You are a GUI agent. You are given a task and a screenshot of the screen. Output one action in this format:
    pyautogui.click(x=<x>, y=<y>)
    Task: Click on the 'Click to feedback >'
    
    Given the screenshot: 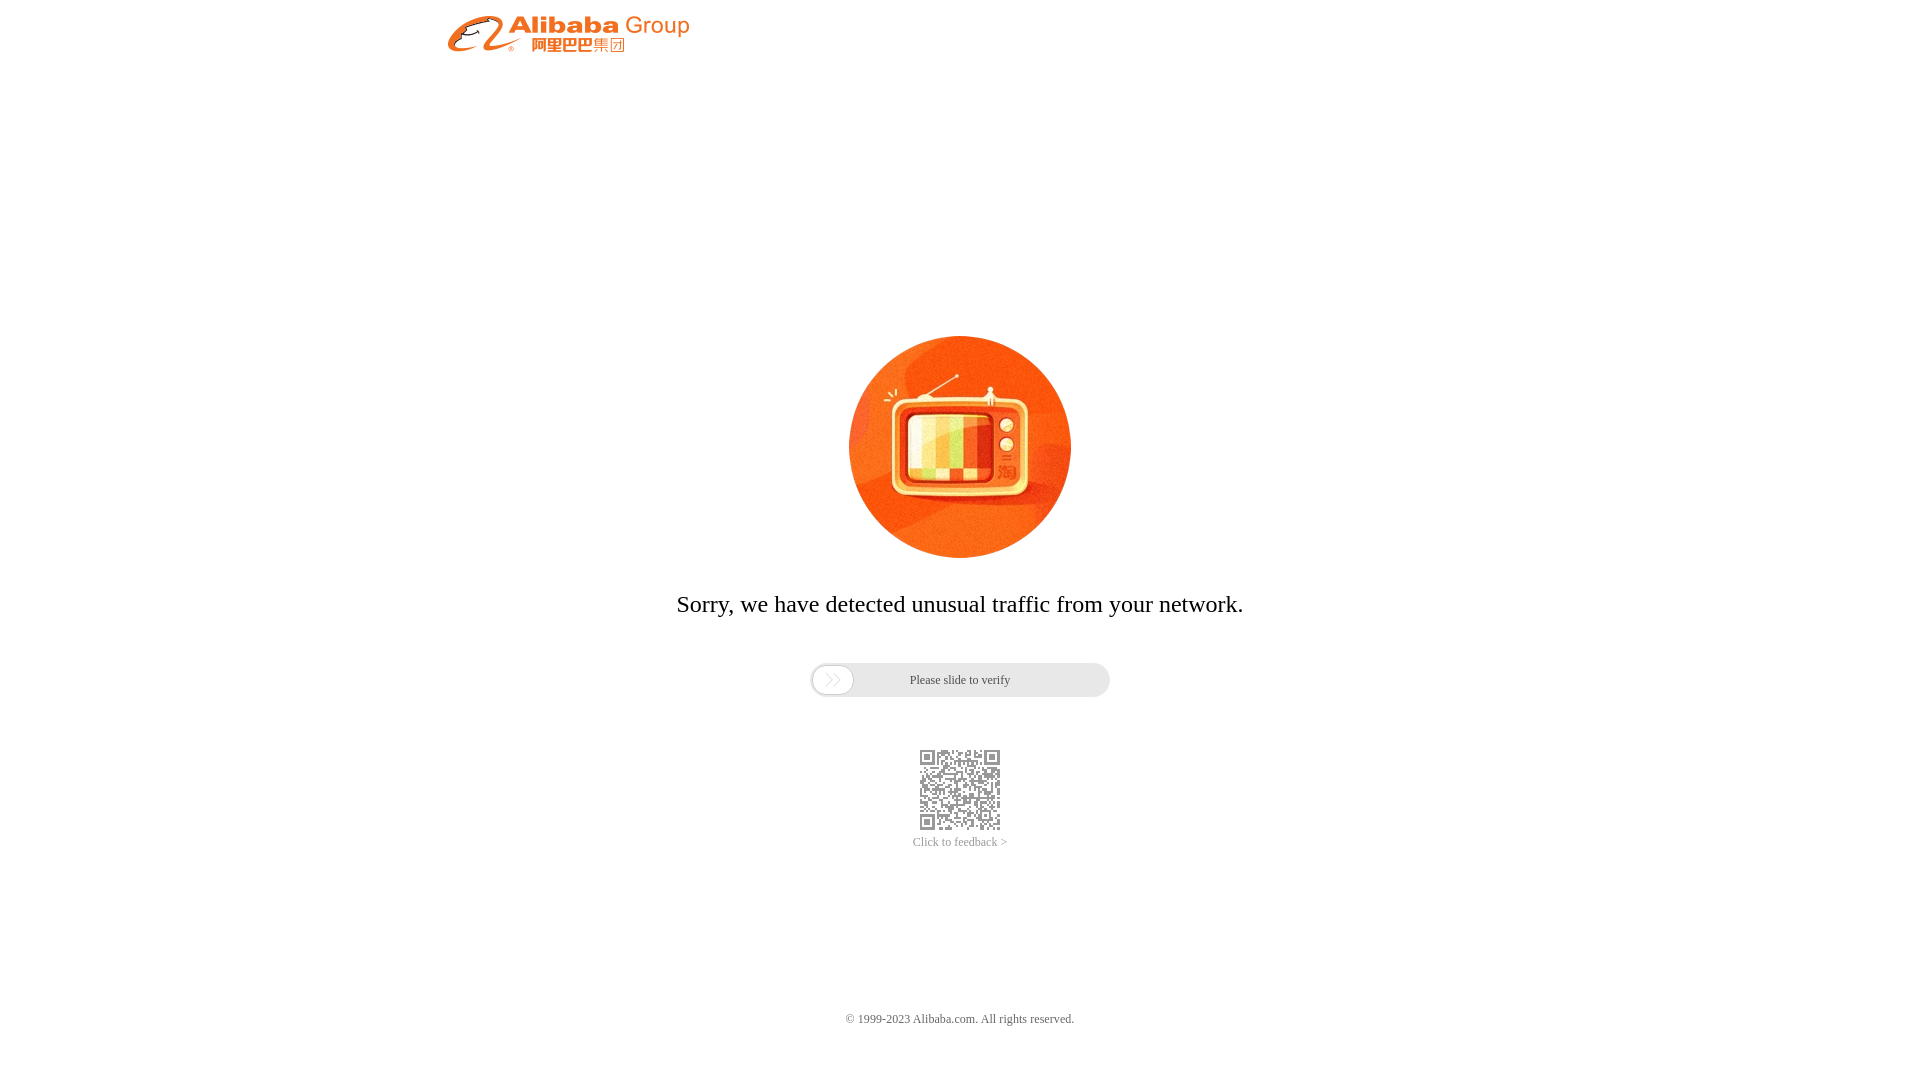 What is the action you would take?
    pyautogui.click(x=960, y=842)
    